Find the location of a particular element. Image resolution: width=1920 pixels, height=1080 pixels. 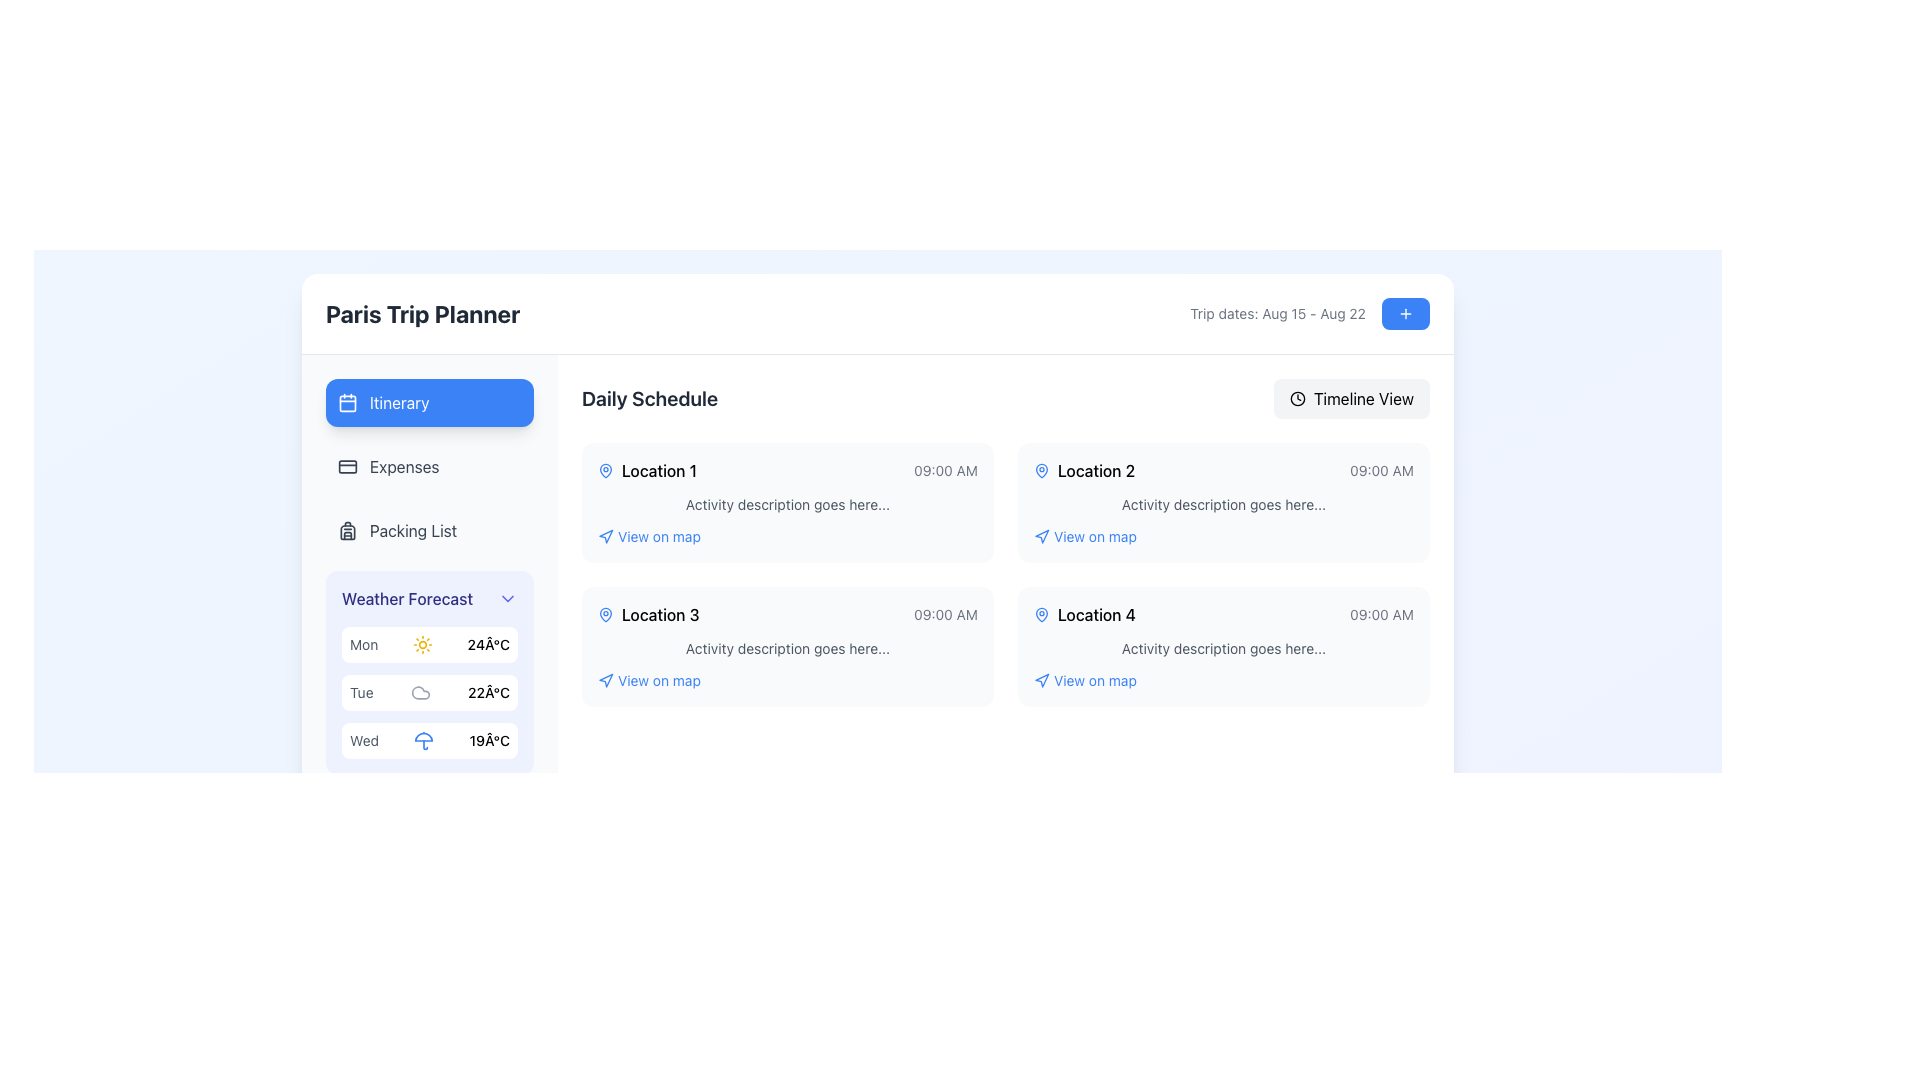

the minimalist gray cloud icon located in the left sidebar above the weather forecast section is located at coordinates (419, 692).